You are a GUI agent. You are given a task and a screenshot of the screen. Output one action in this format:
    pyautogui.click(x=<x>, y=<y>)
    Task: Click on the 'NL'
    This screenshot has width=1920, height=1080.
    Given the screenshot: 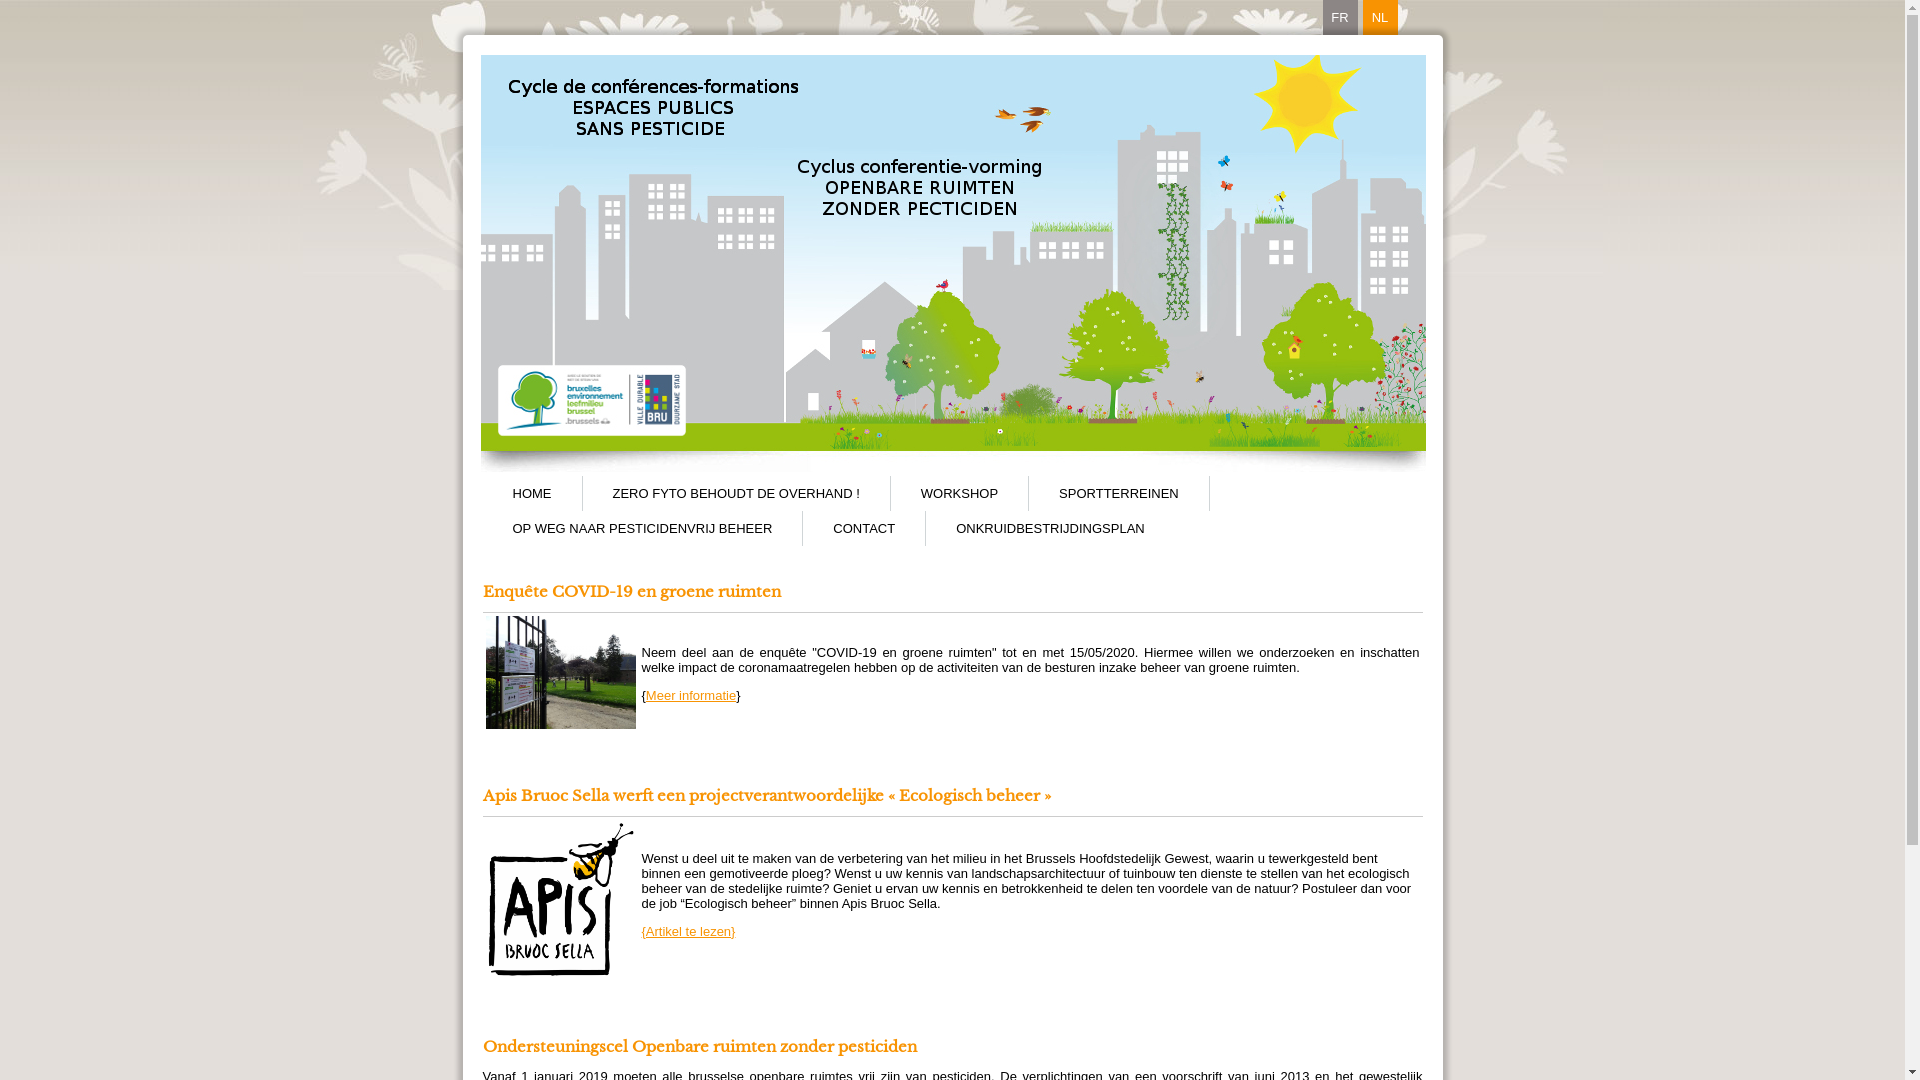 What is the action you would take?
    pyautogui.click(x=1378, y=17)
    